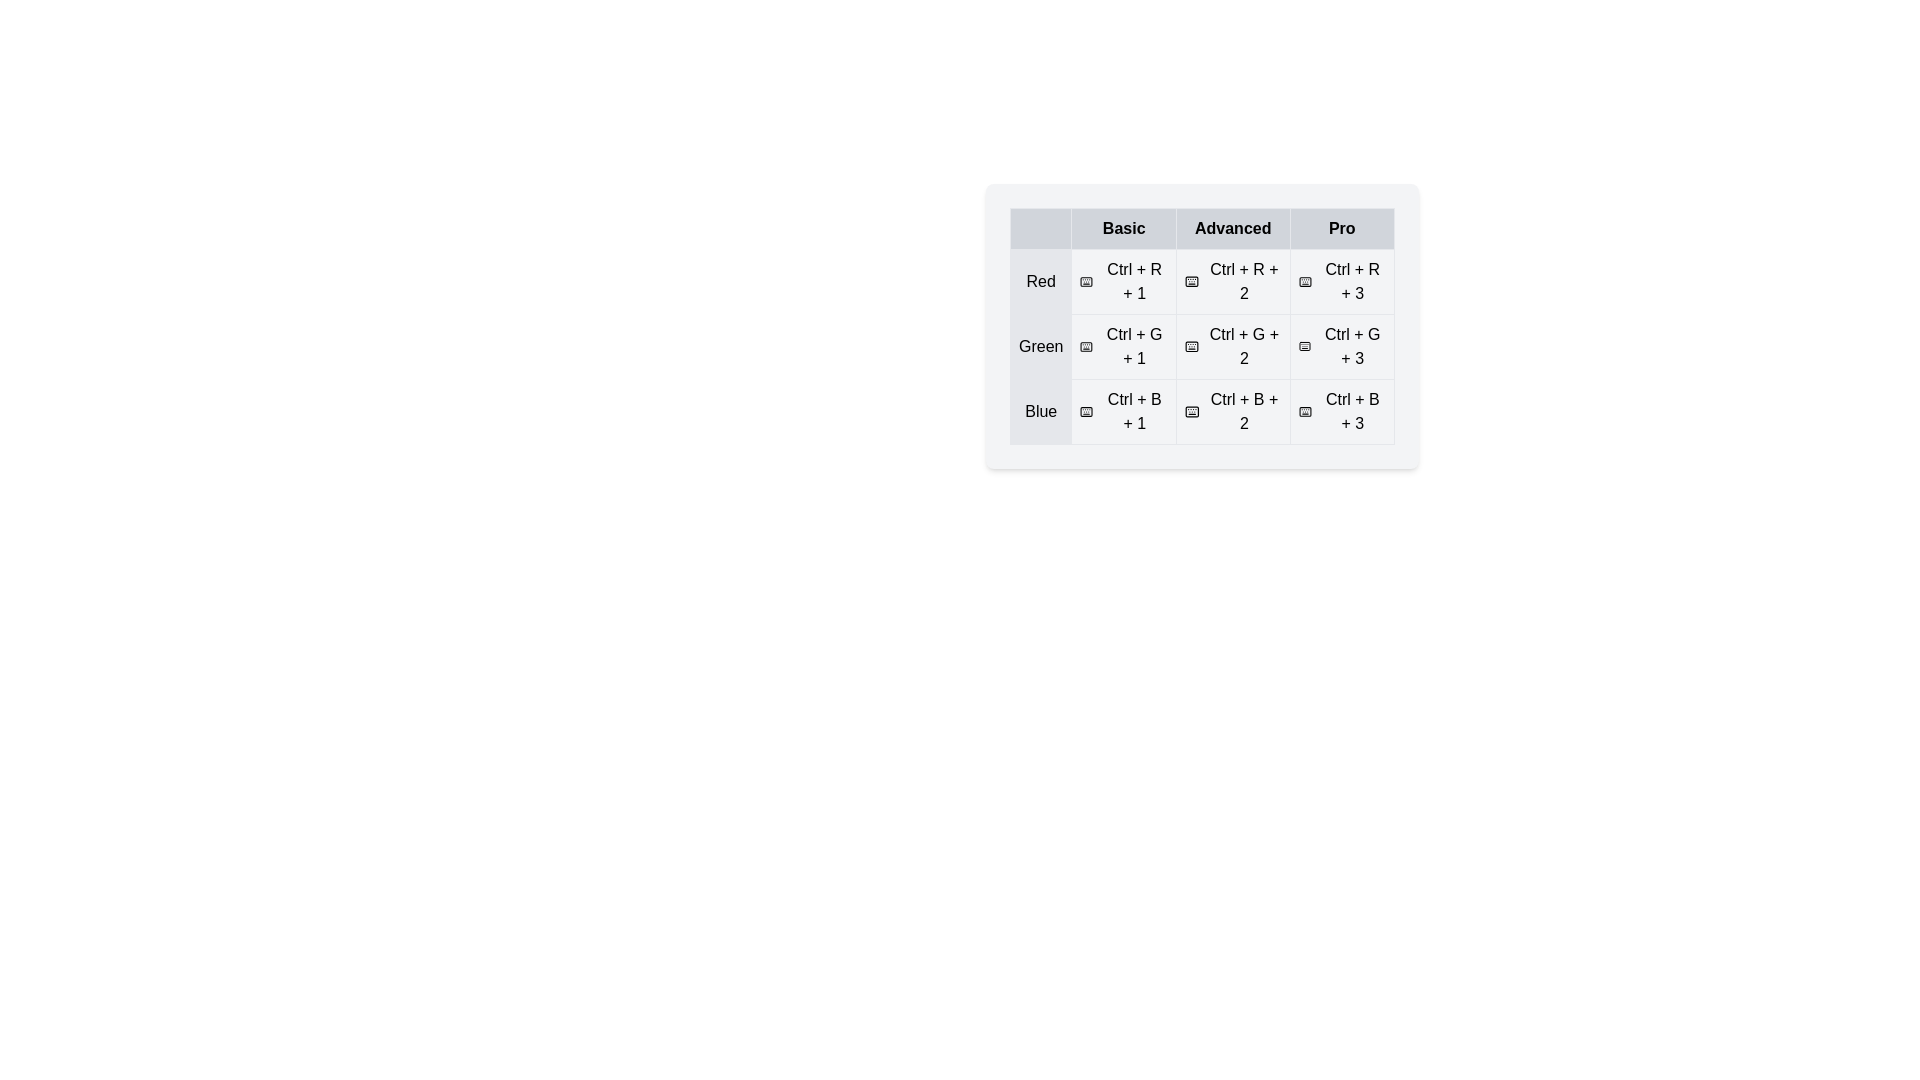 This screenshot has width=1920, height=1080. Describe the element at coordinates (1232, 411) in the screenshot. I see `the Static Display Text with Icon that displays 'Ctrl + B + 2', located in the third row and second column of the table` at that location.